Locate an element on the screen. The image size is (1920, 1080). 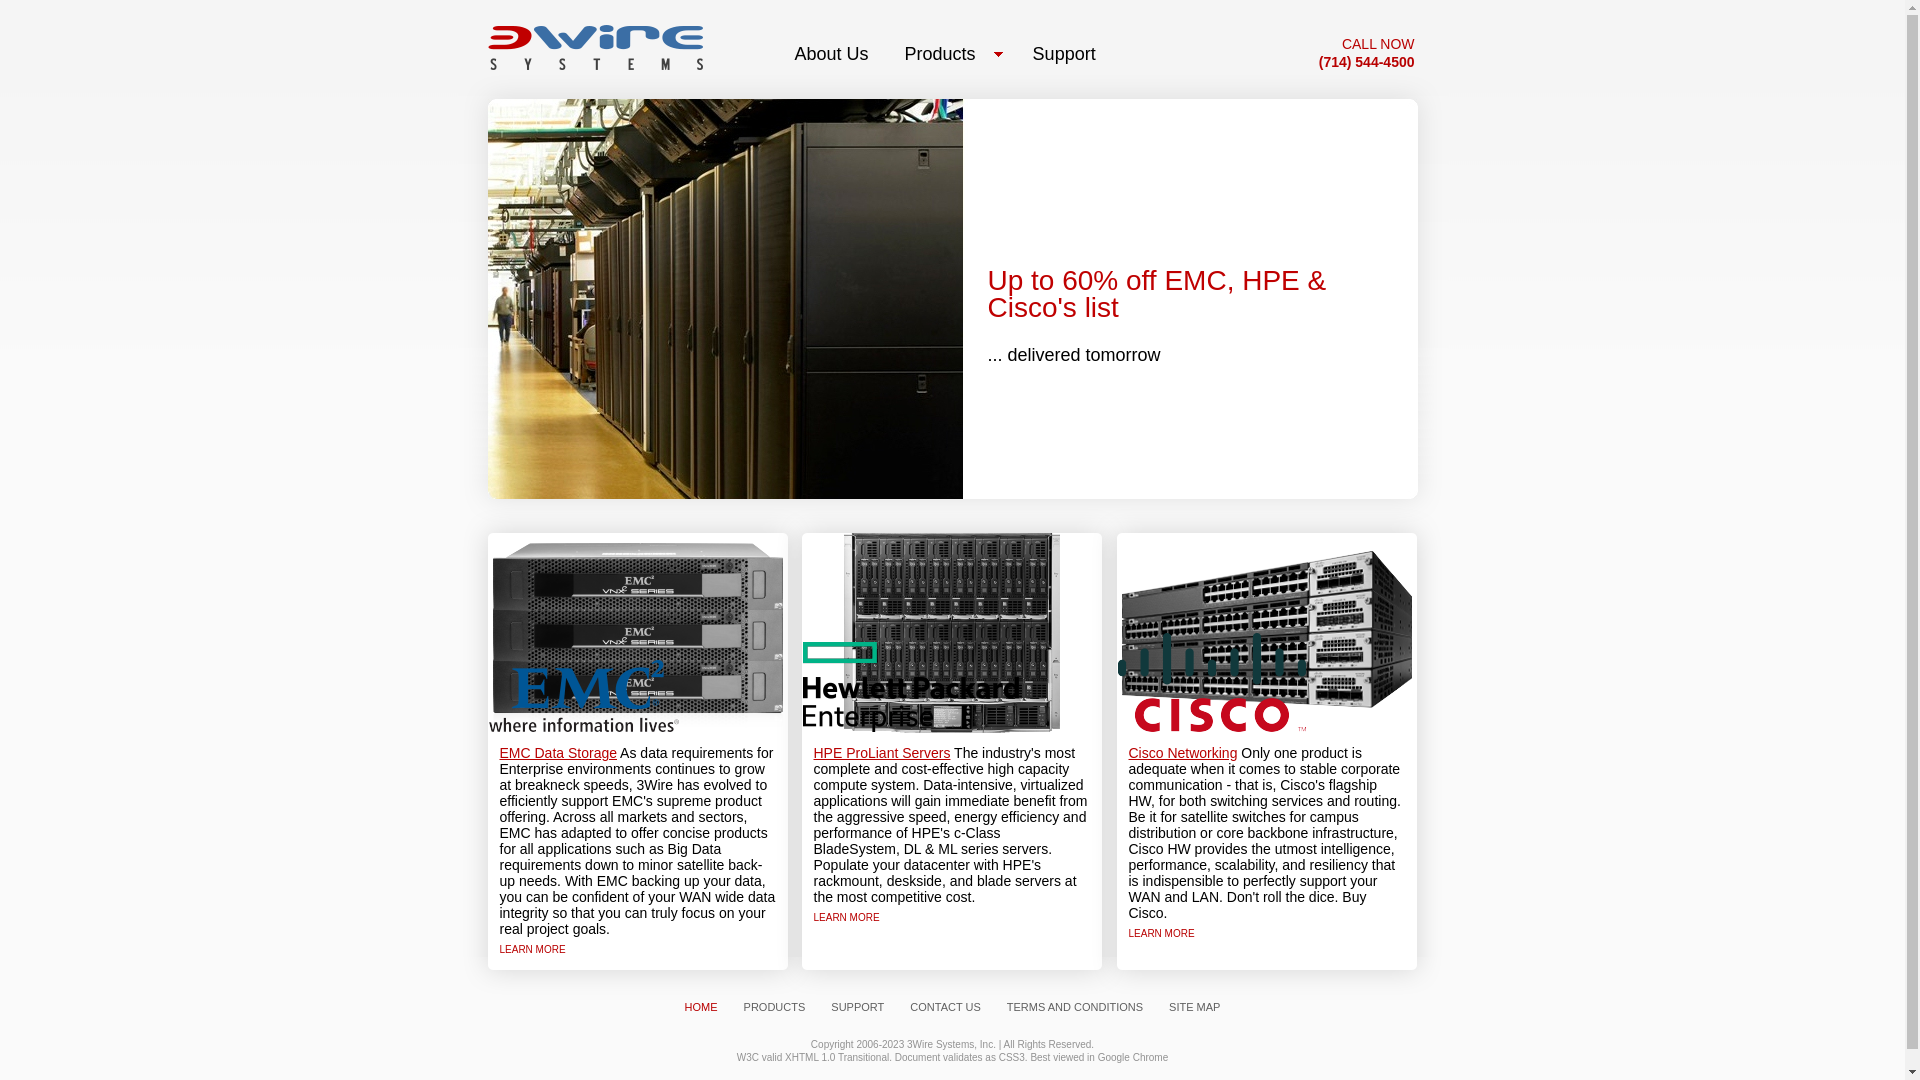
'HOME' is located at coordinates (701, 1006).